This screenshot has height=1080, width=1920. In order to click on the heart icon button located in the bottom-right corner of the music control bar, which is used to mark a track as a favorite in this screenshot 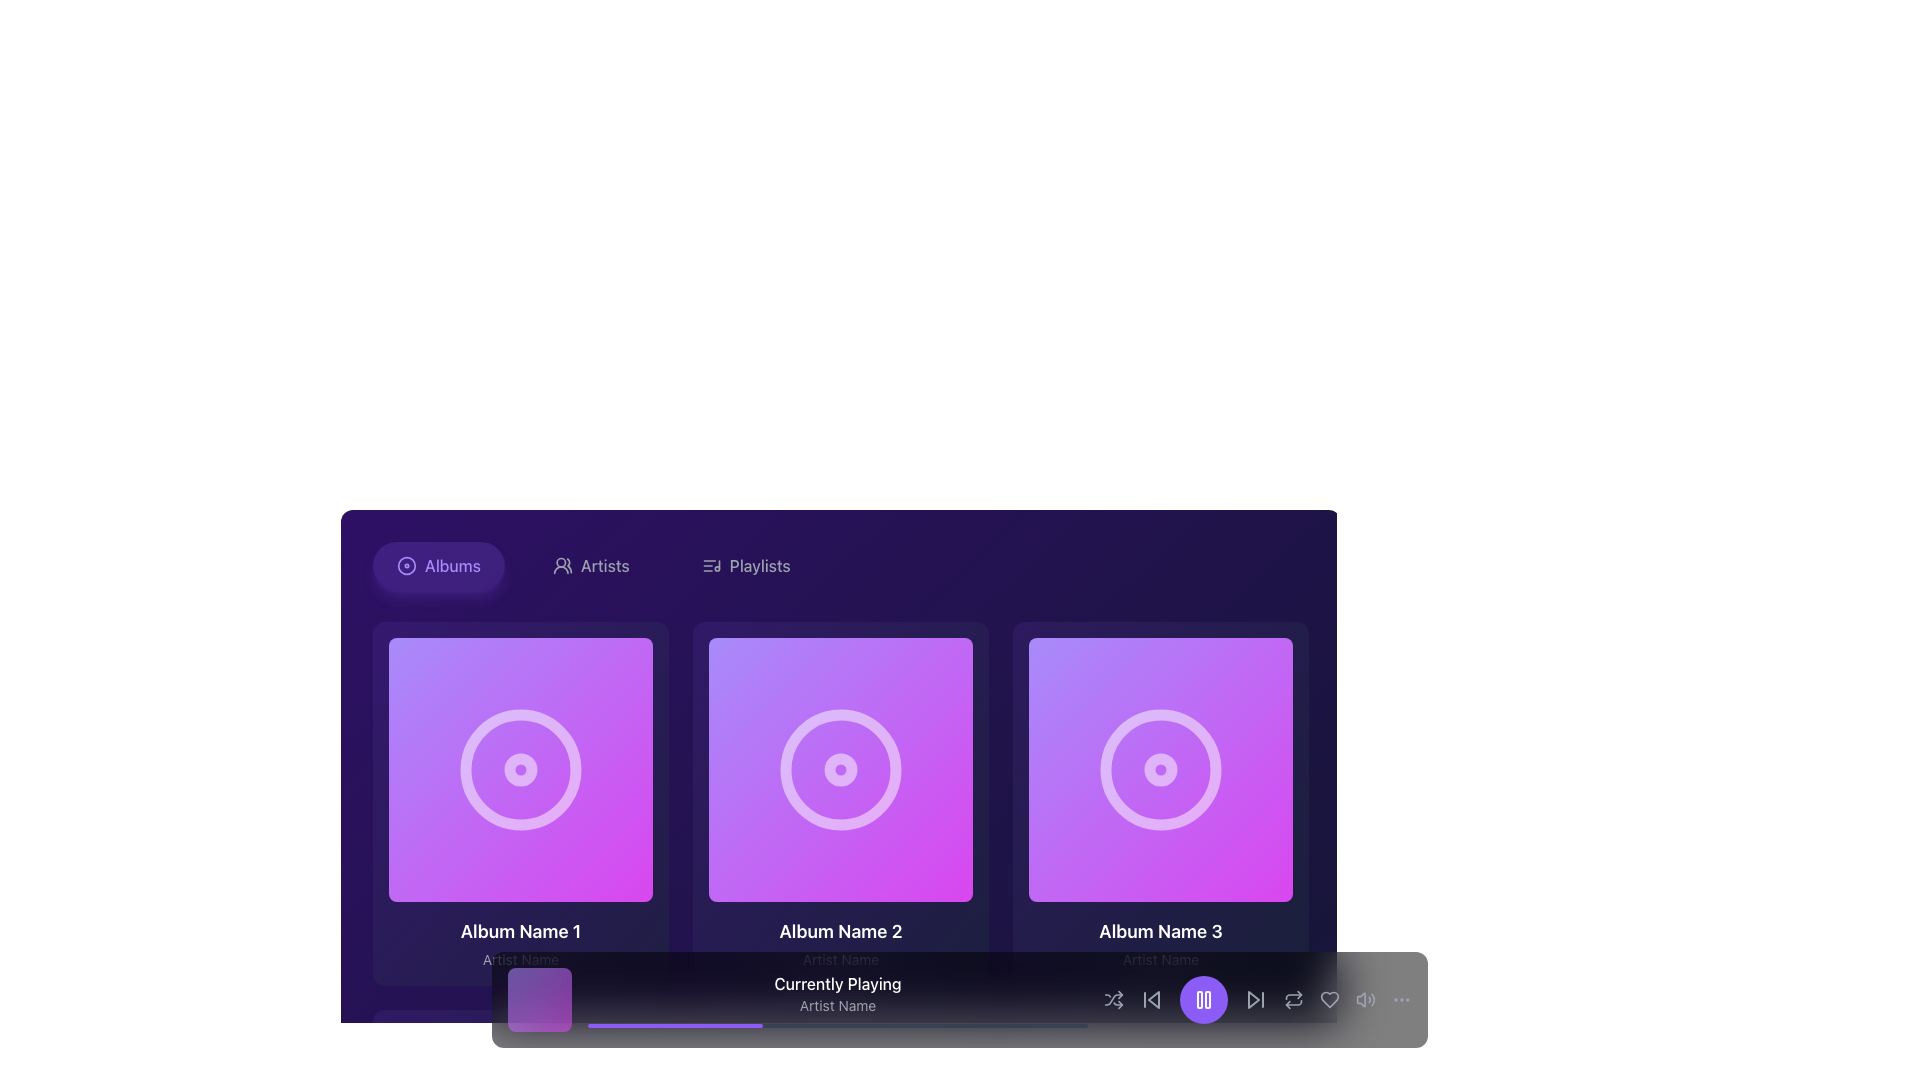, I will do `click(1329, 999)`.